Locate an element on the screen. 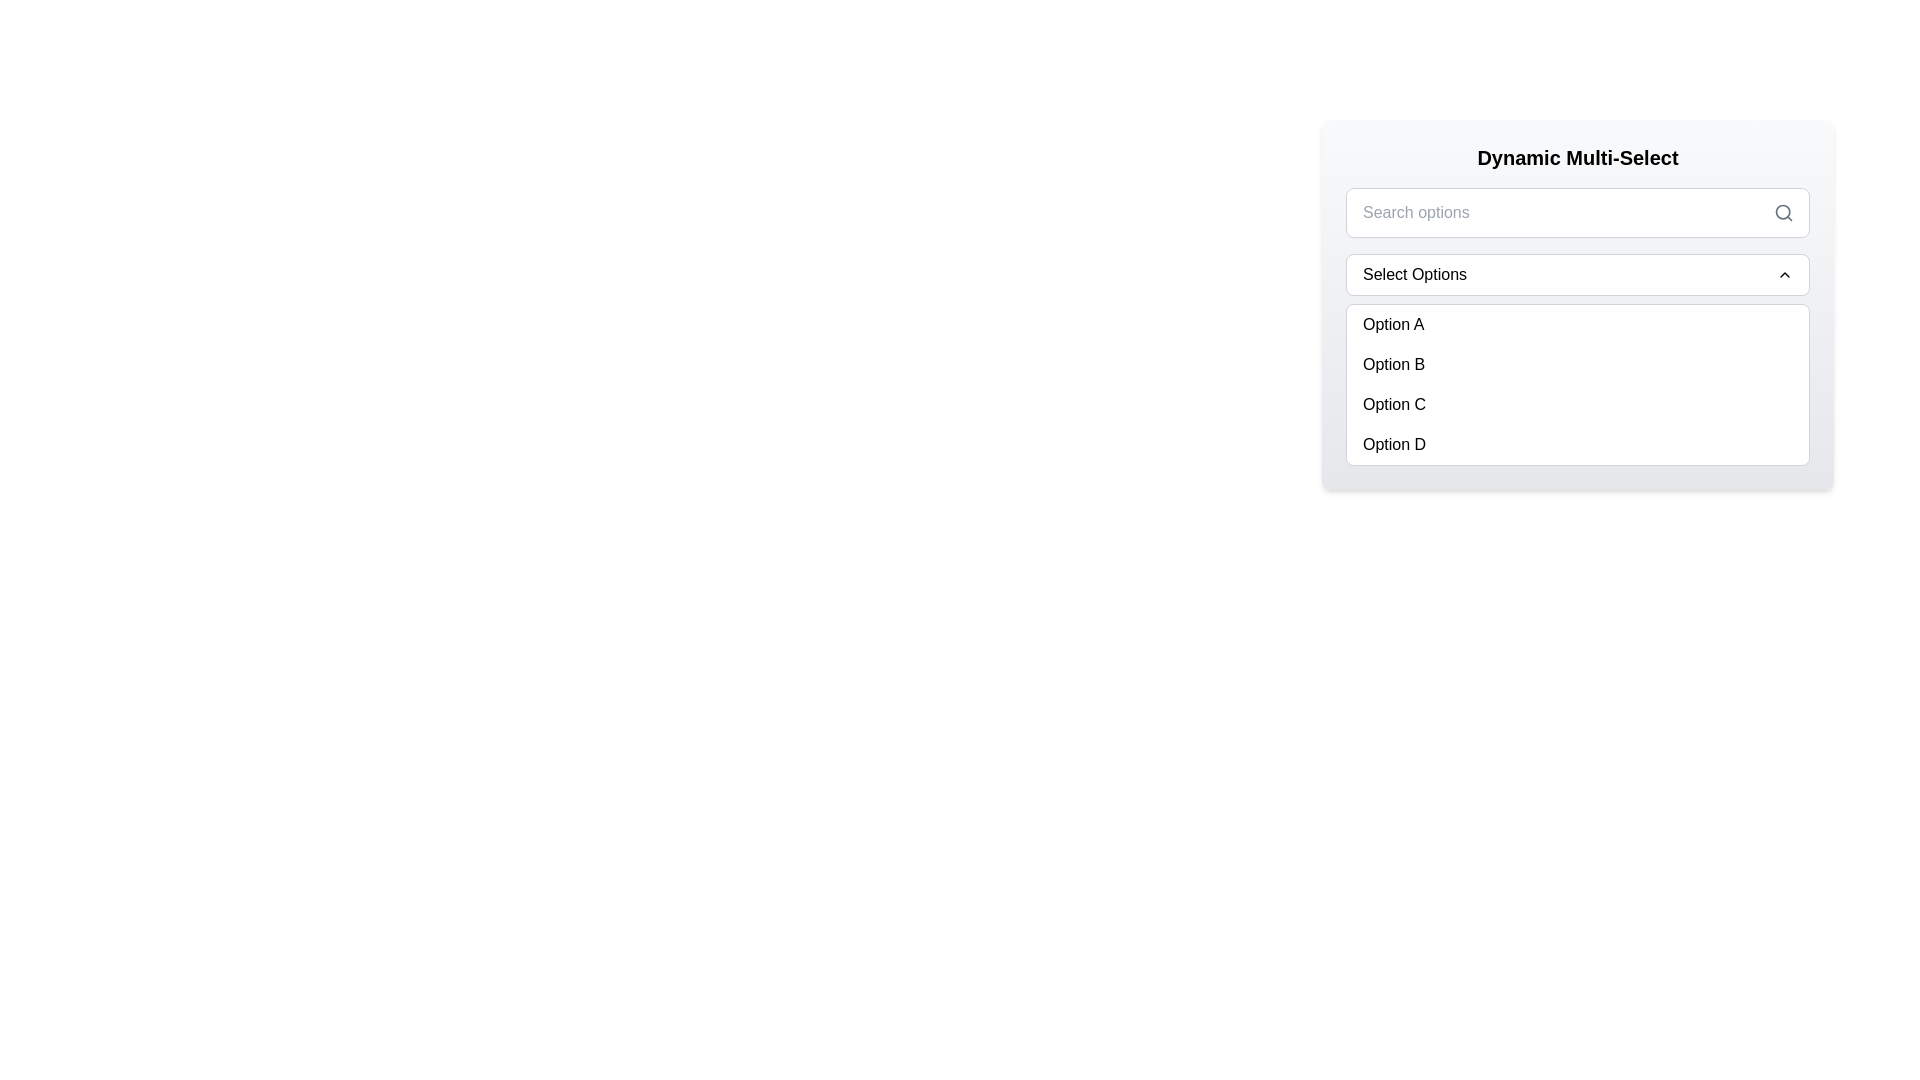 The height and width of the screenshot is (1080, 1920). details or styles of the fourth option 'Option D' in the dropdown menu, which is a clickable list item positioned centrally below the previous options is located at coordinates (1577, 443).